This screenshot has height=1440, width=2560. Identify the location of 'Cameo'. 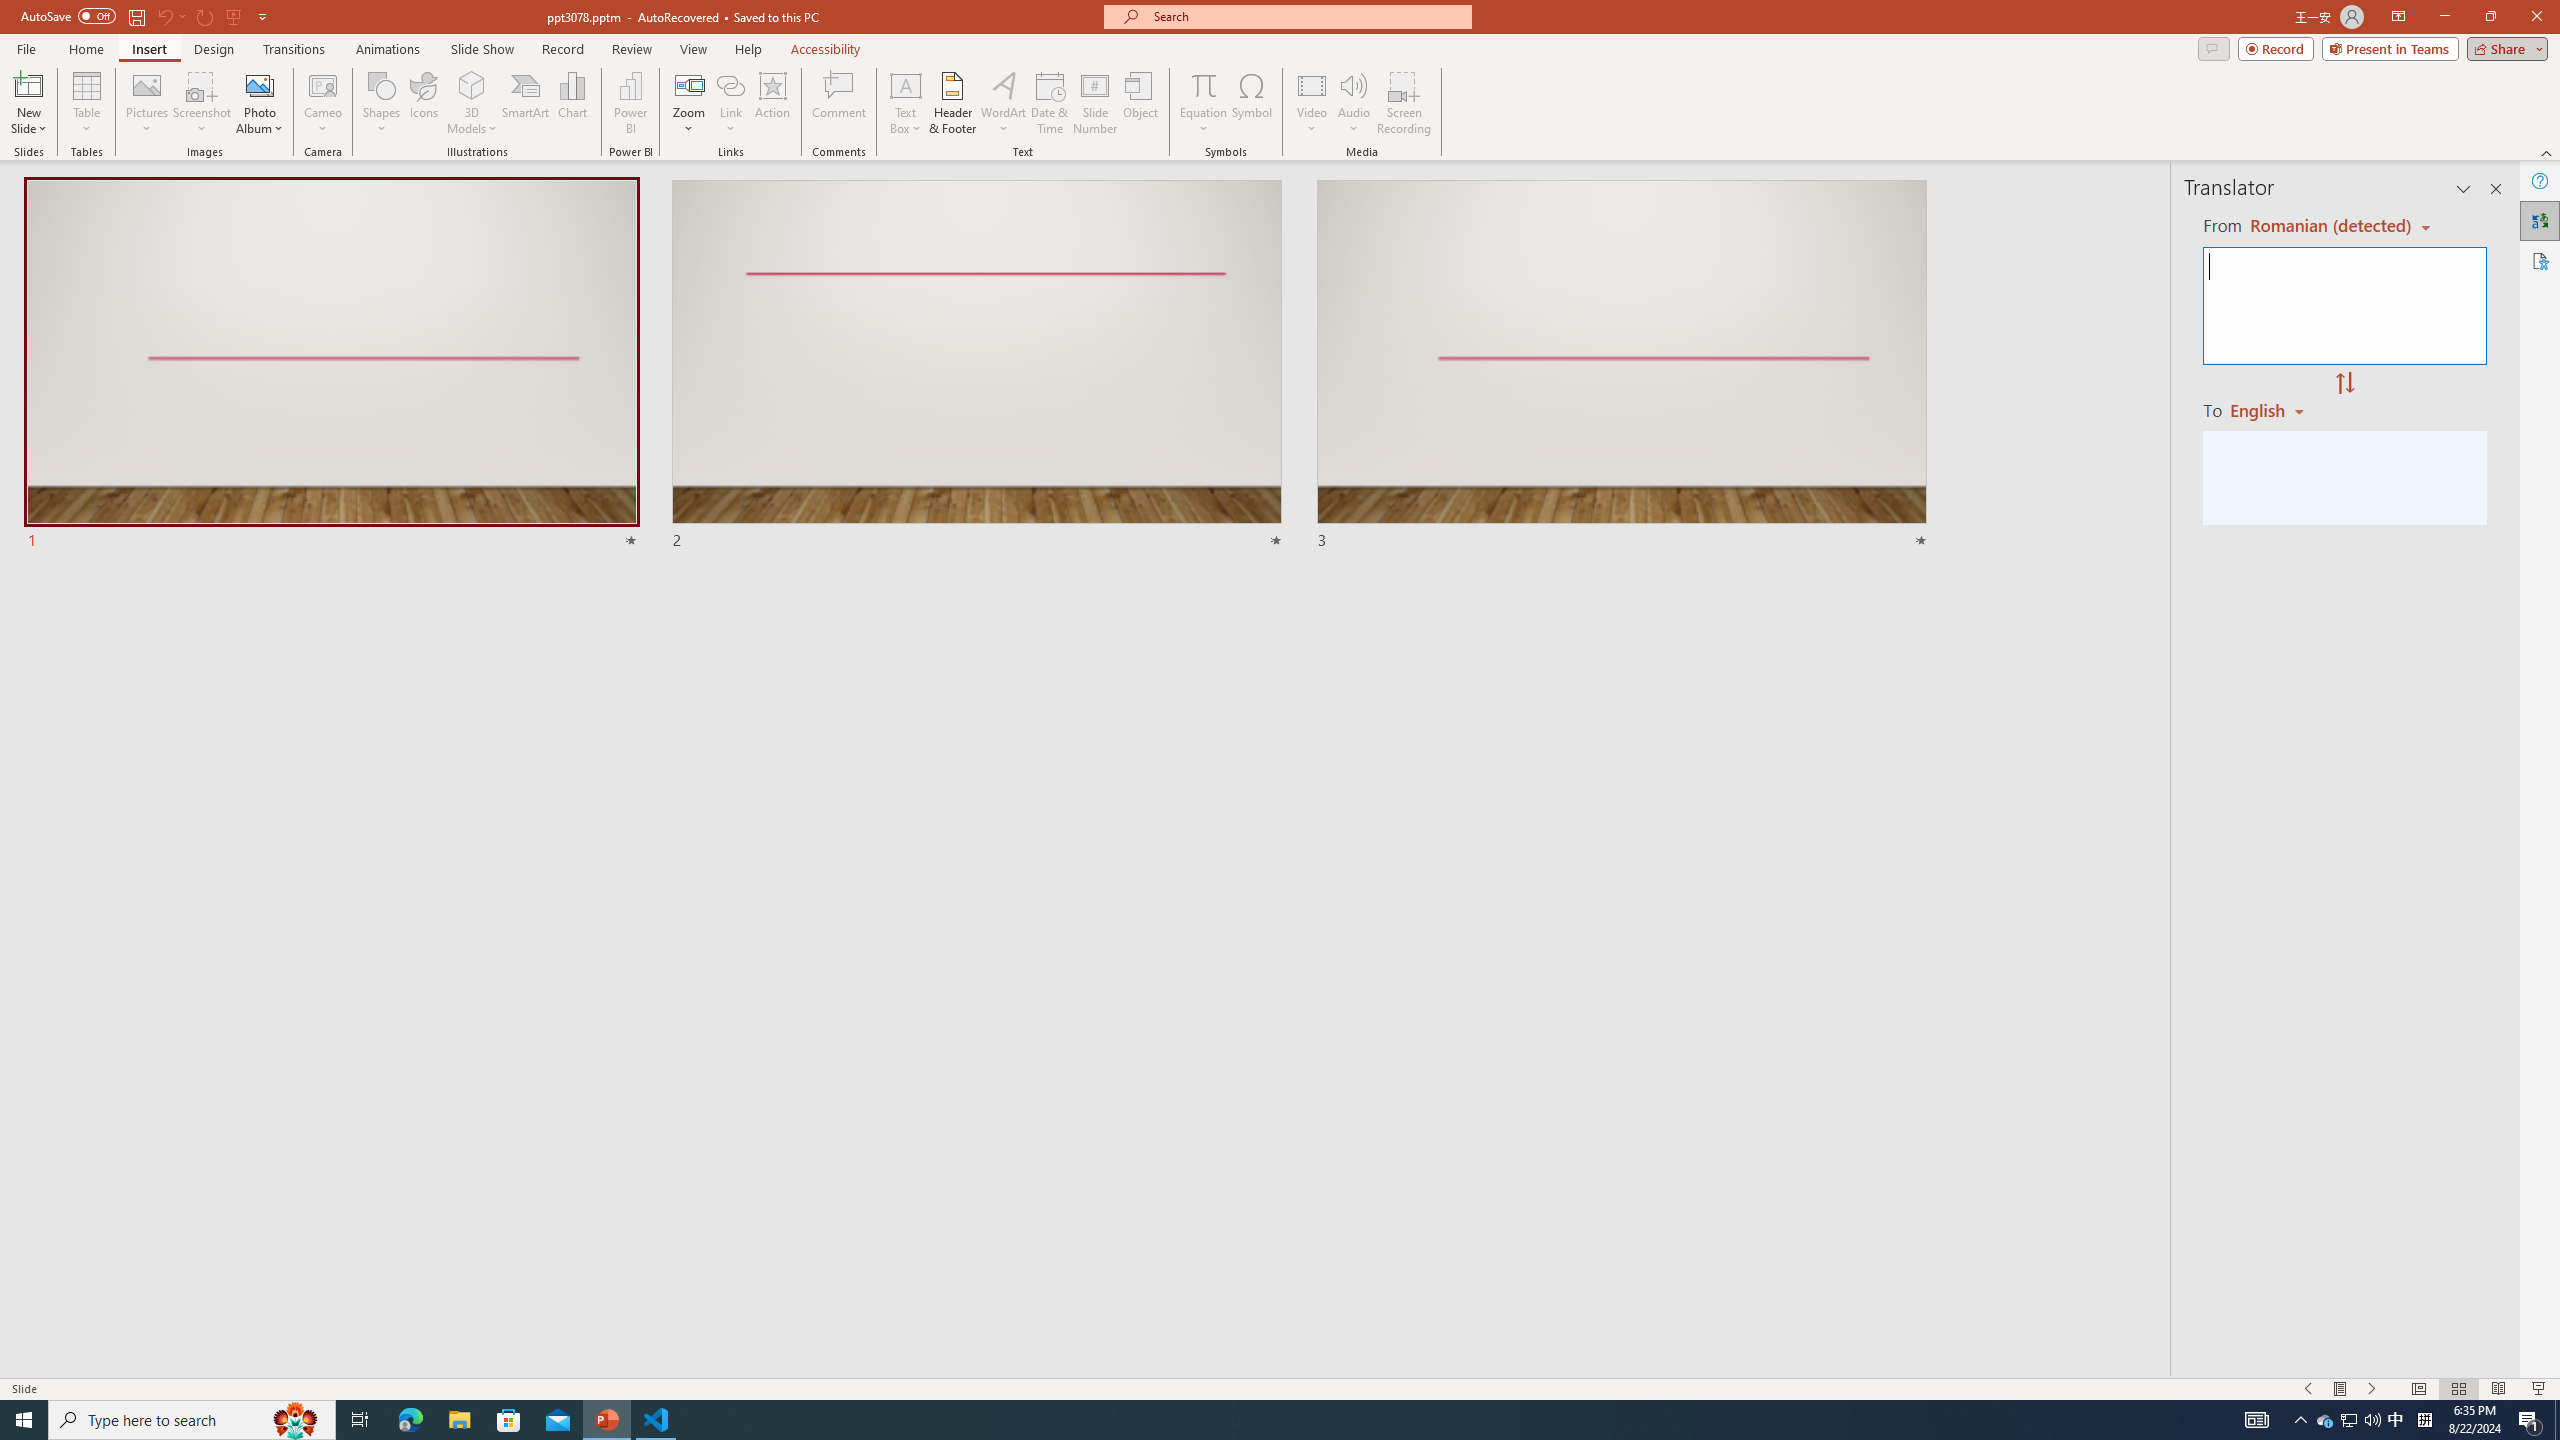
(322, 84).